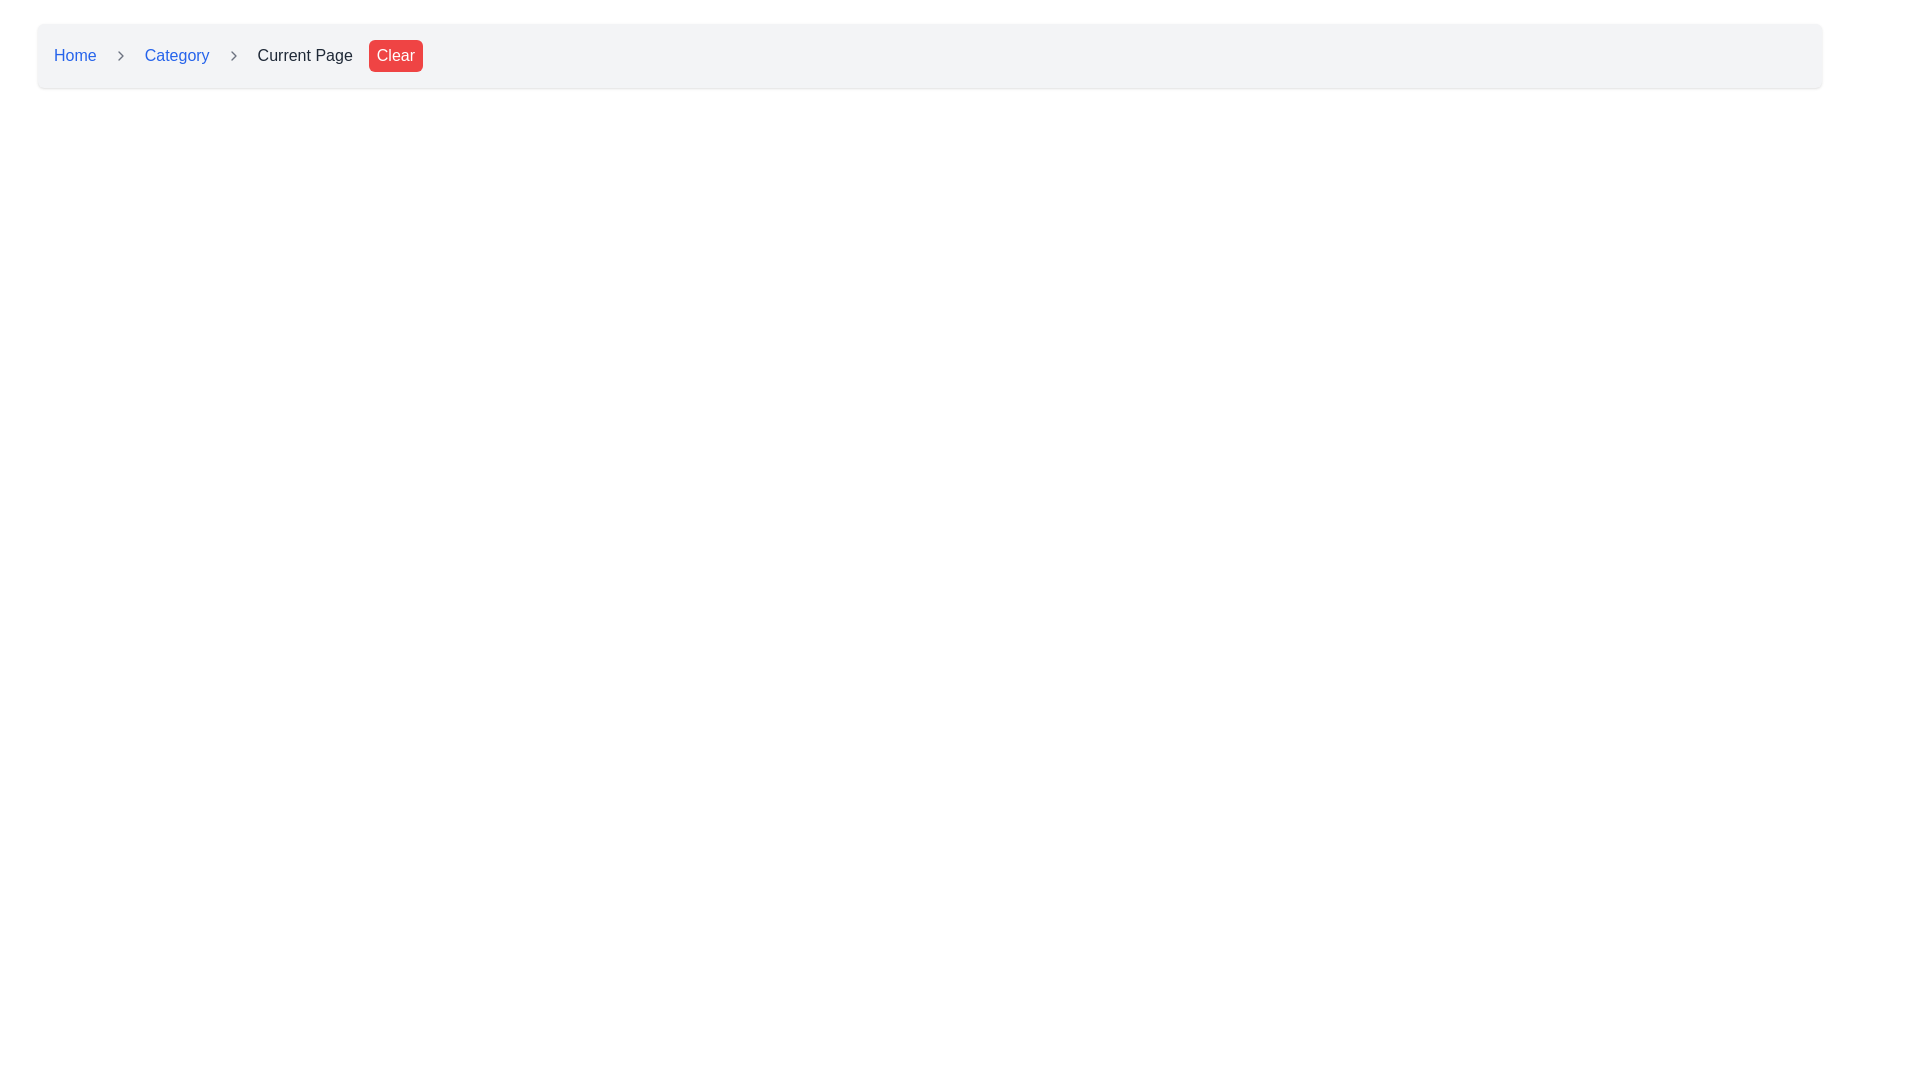 Image resolution: width=1920 pixels, height=1080 pixels. I want to click on the blue and underlined hyperlink labeled 'Category' in the breadcrumb navigation bar, so click(177, 55).